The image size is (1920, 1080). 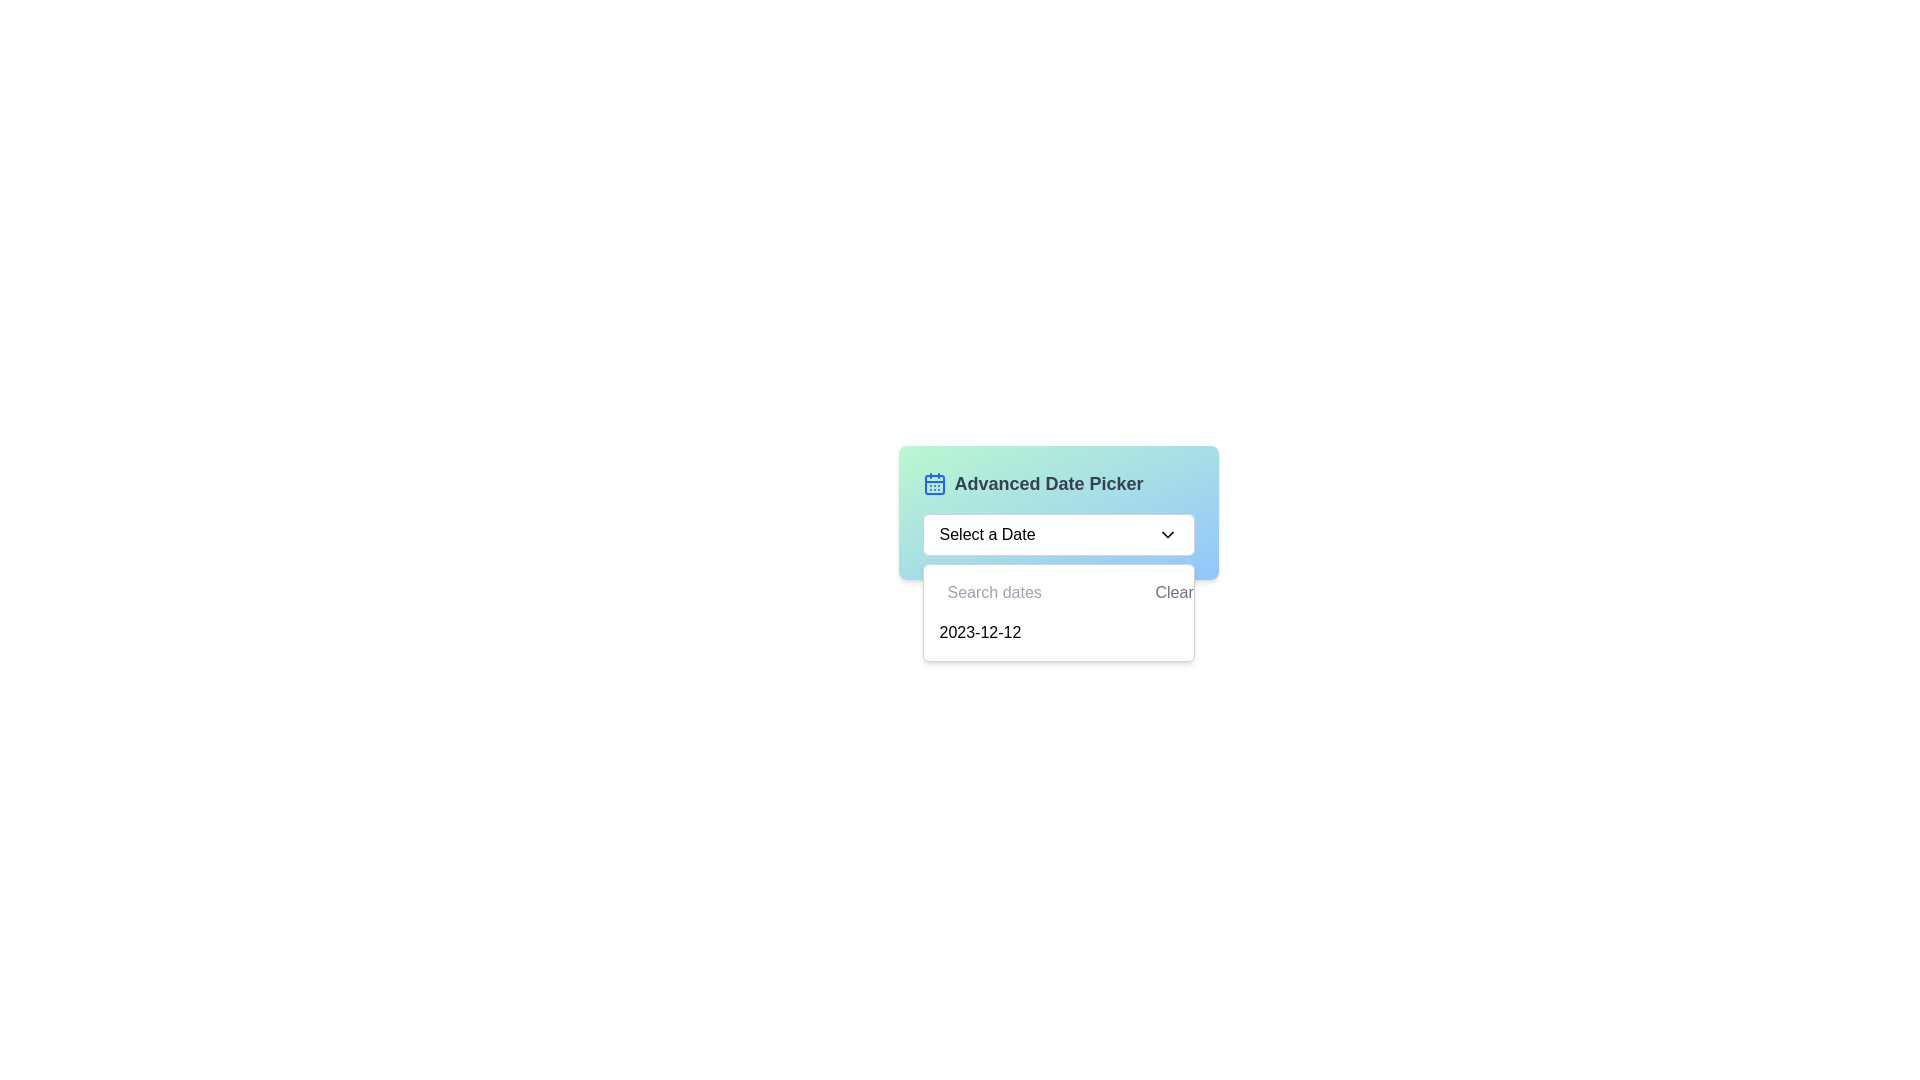 What do you see at coordinates (1174, 592) in the screenshot?
I see `the 'Clear' button, which is styled in light gray and positioned to the right of the 'Search dates' input field within a dropdown menu under a date picker component` at bounding box center [1174, 592].